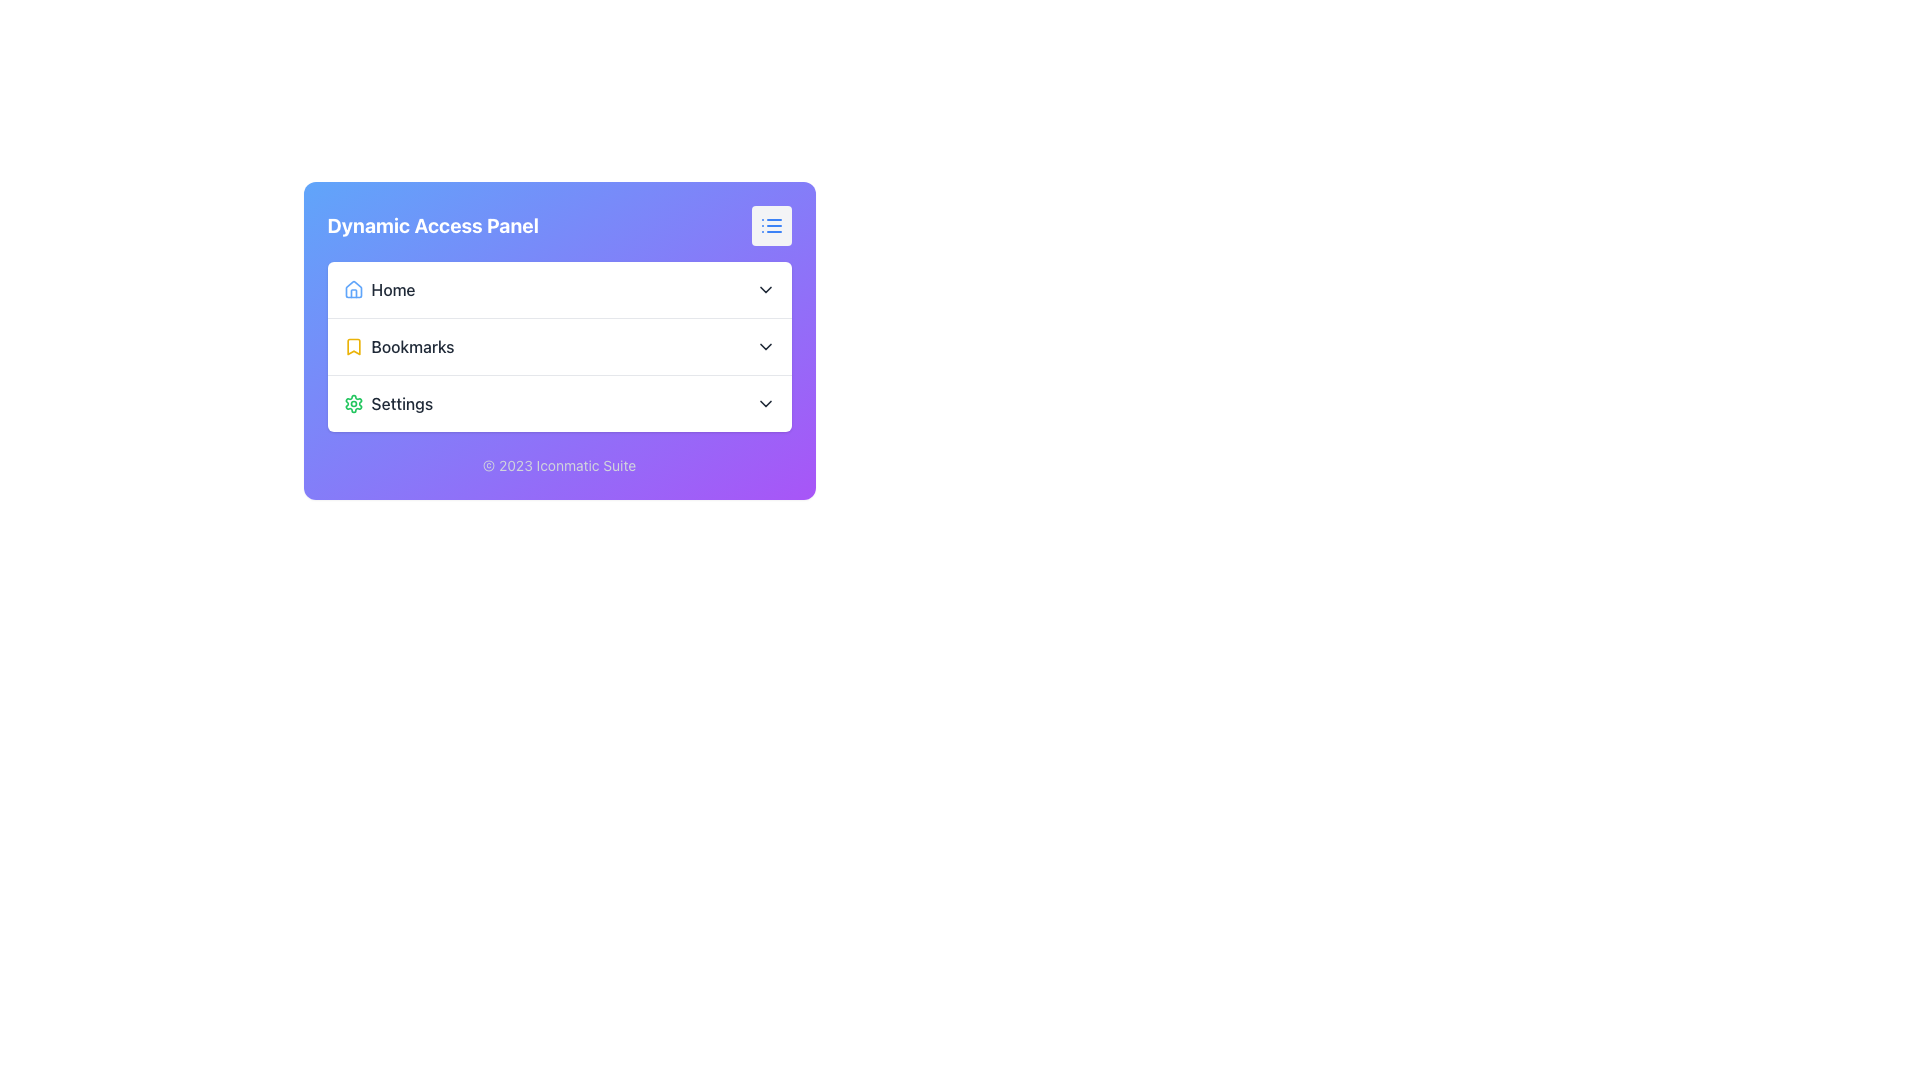 Image resolution: width=1920 pixels, height=1080 pixels. Describe the element at coordinates (764, 346) in the screenshot. I see `the downward-pointing chevron icon located to the right of the 'Bookmarks' text in the second row of the list` at that location.